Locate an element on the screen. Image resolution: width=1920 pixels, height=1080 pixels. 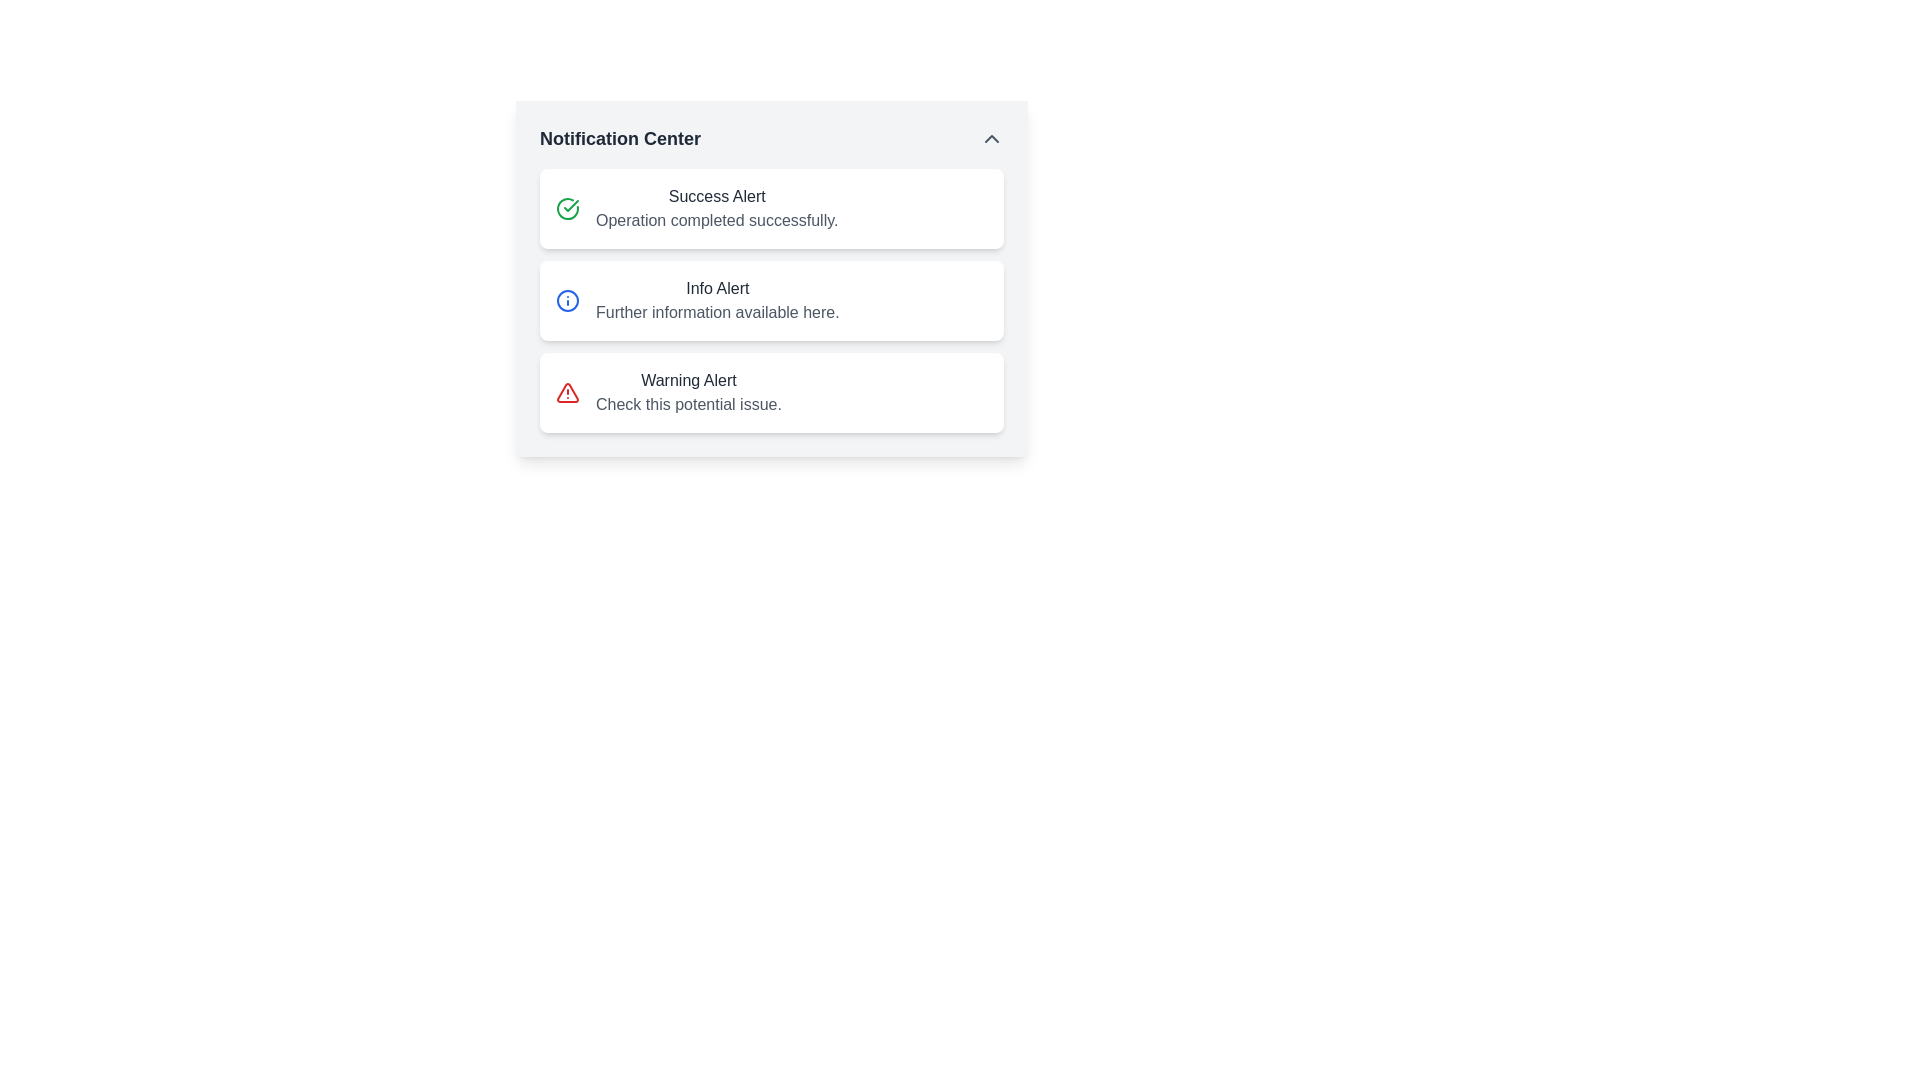
the chevron-up icon button in the header of the 'Notification Center' is located at coordinates (992, 137).